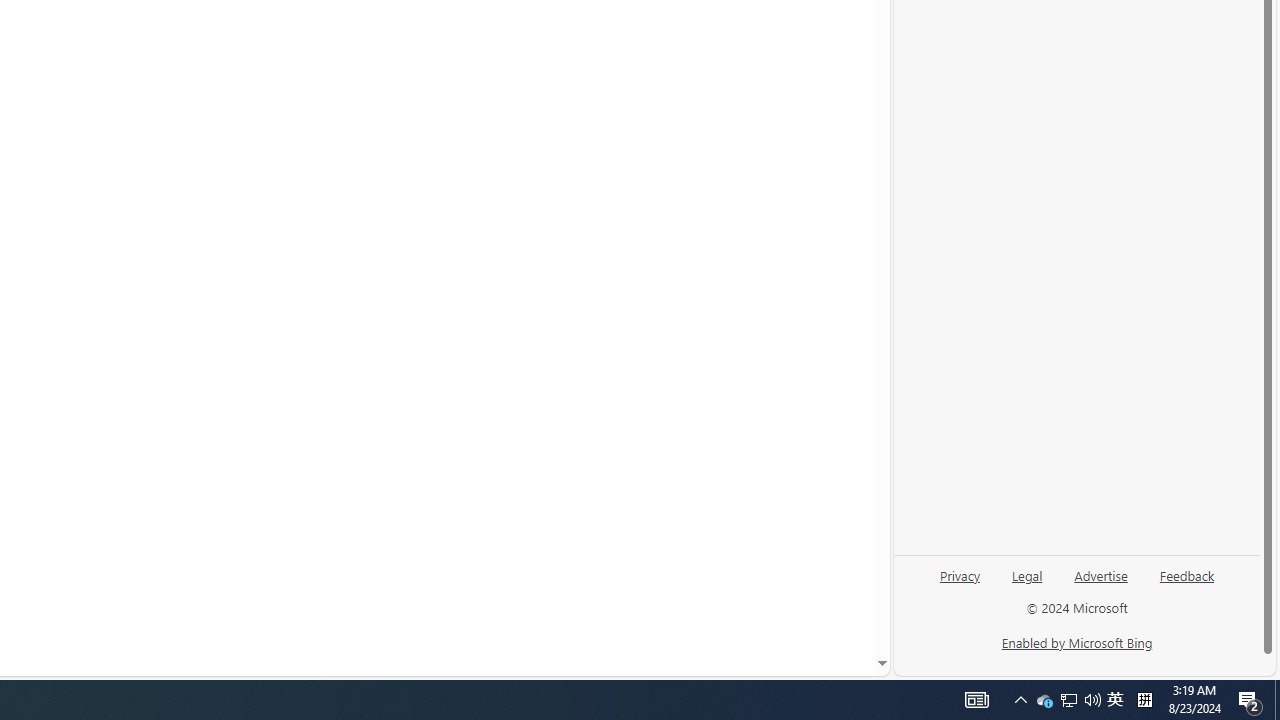 The width and height of the screenshot is (1280, 720). What do you see at coordinates (1026, 583) in the screenshot?
I see `'Legal'` at bounding box center [1026, 583].